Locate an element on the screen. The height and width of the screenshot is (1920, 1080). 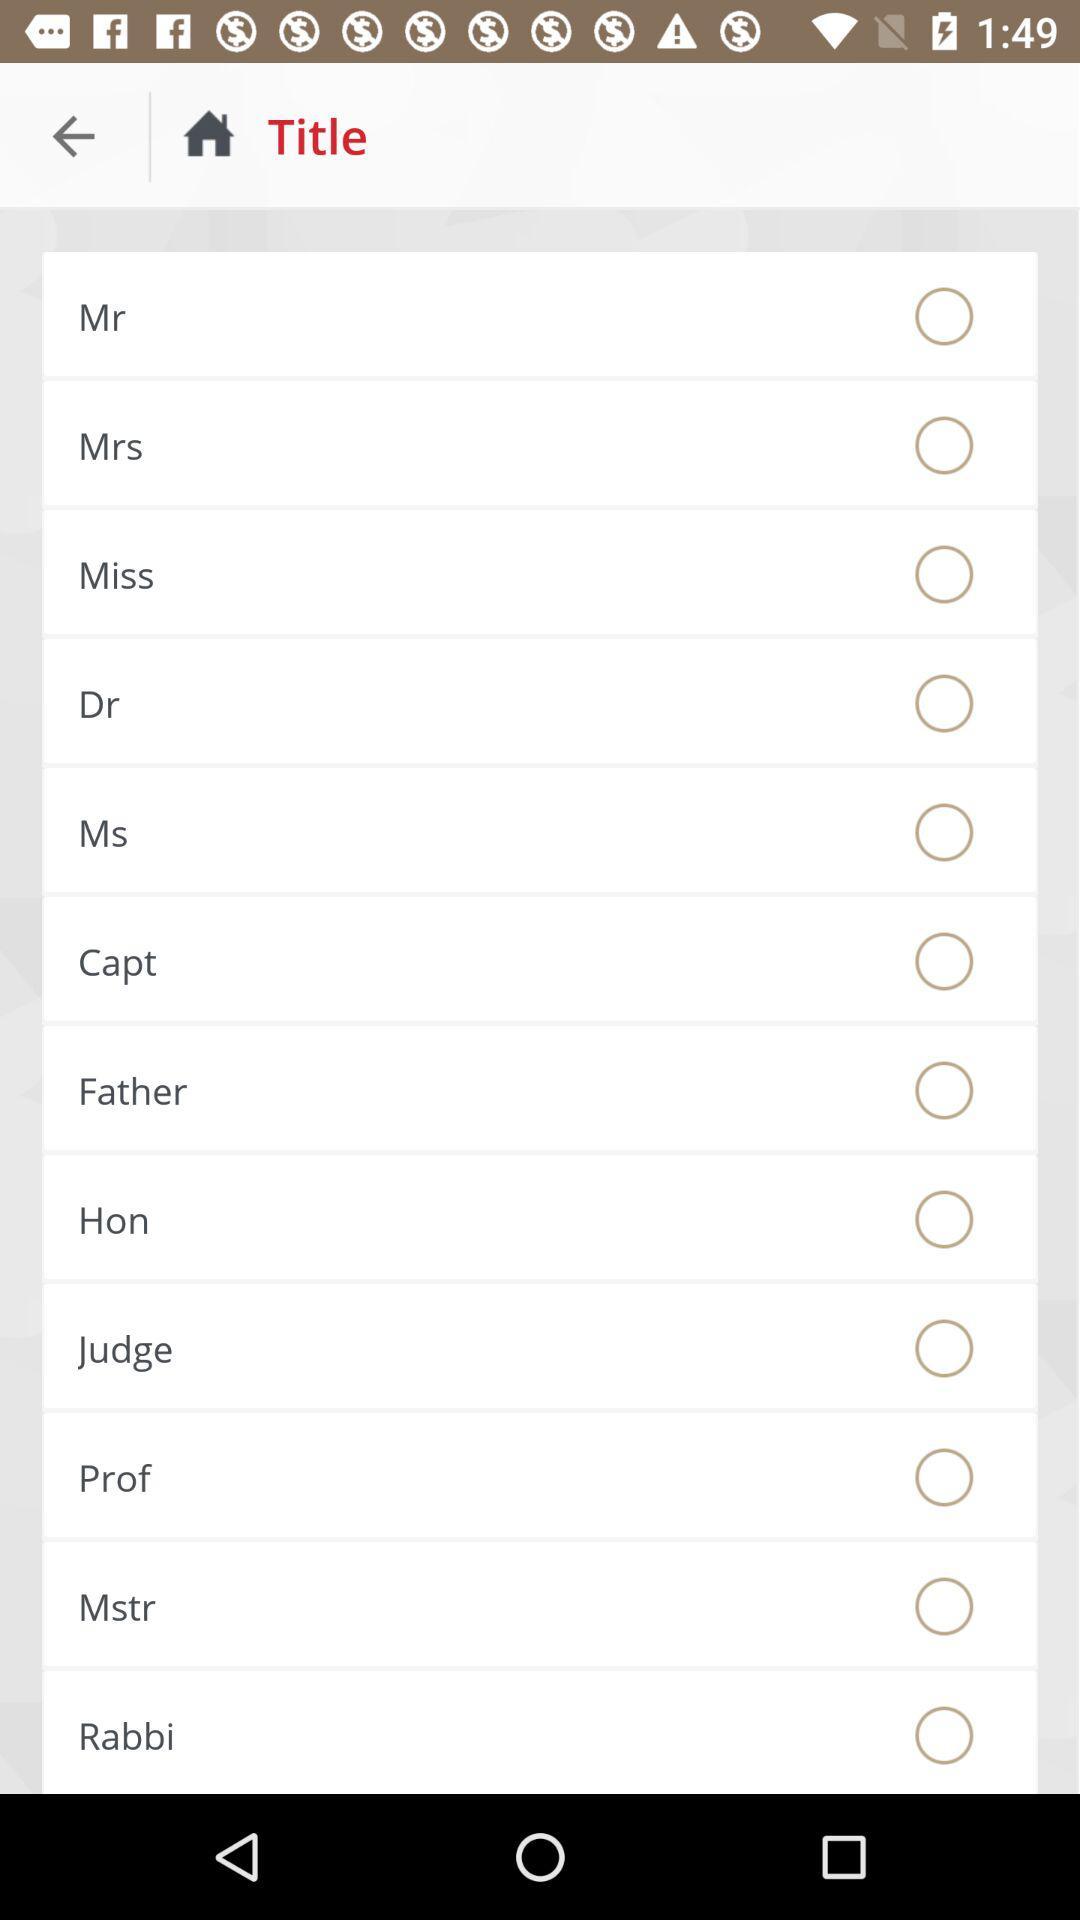
capt as title is located at coordinates (944, 961).